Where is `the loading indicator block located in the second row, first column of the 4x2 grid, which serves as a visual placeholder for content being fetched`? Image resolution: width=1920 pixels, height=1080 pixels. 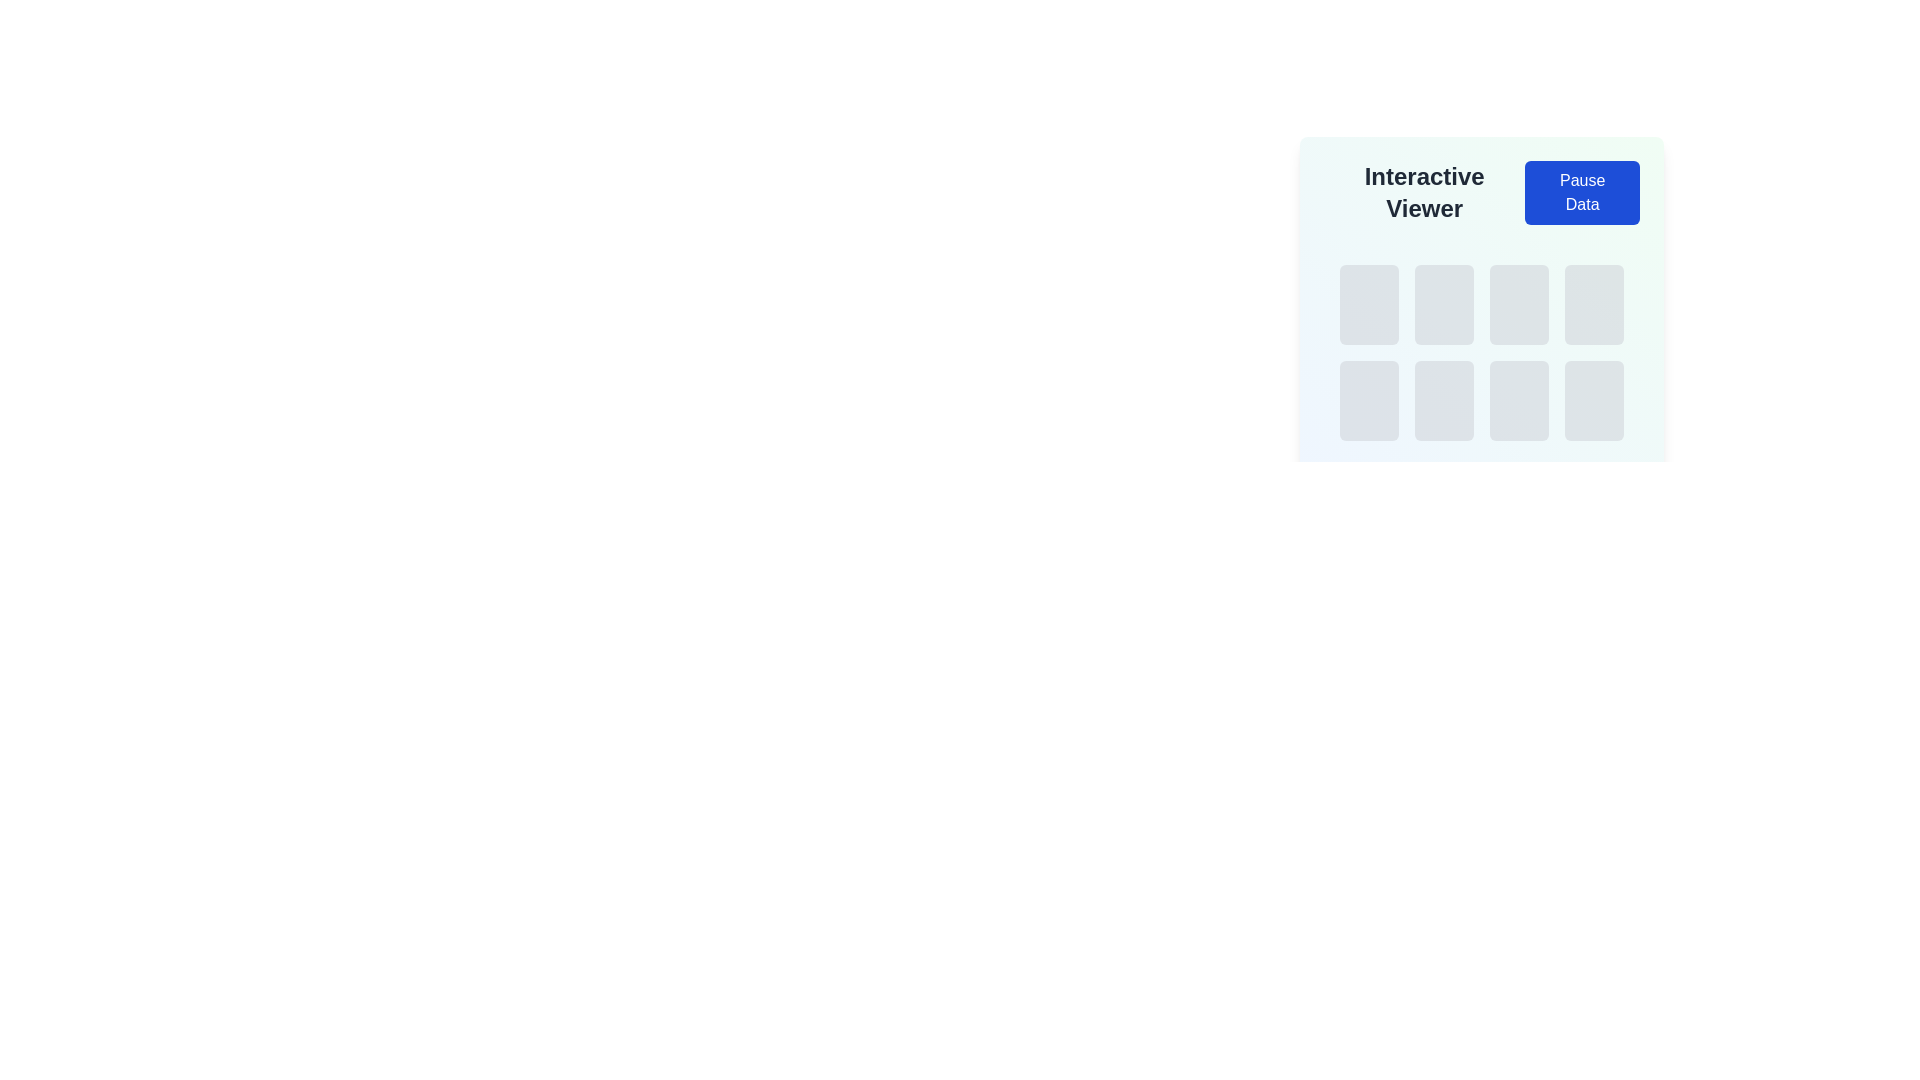 the loading indicator block located in the second row, first column of the 4x2 grid, which serves as a visual placeholder for content being fetched is located at coordinates (1368, 401).